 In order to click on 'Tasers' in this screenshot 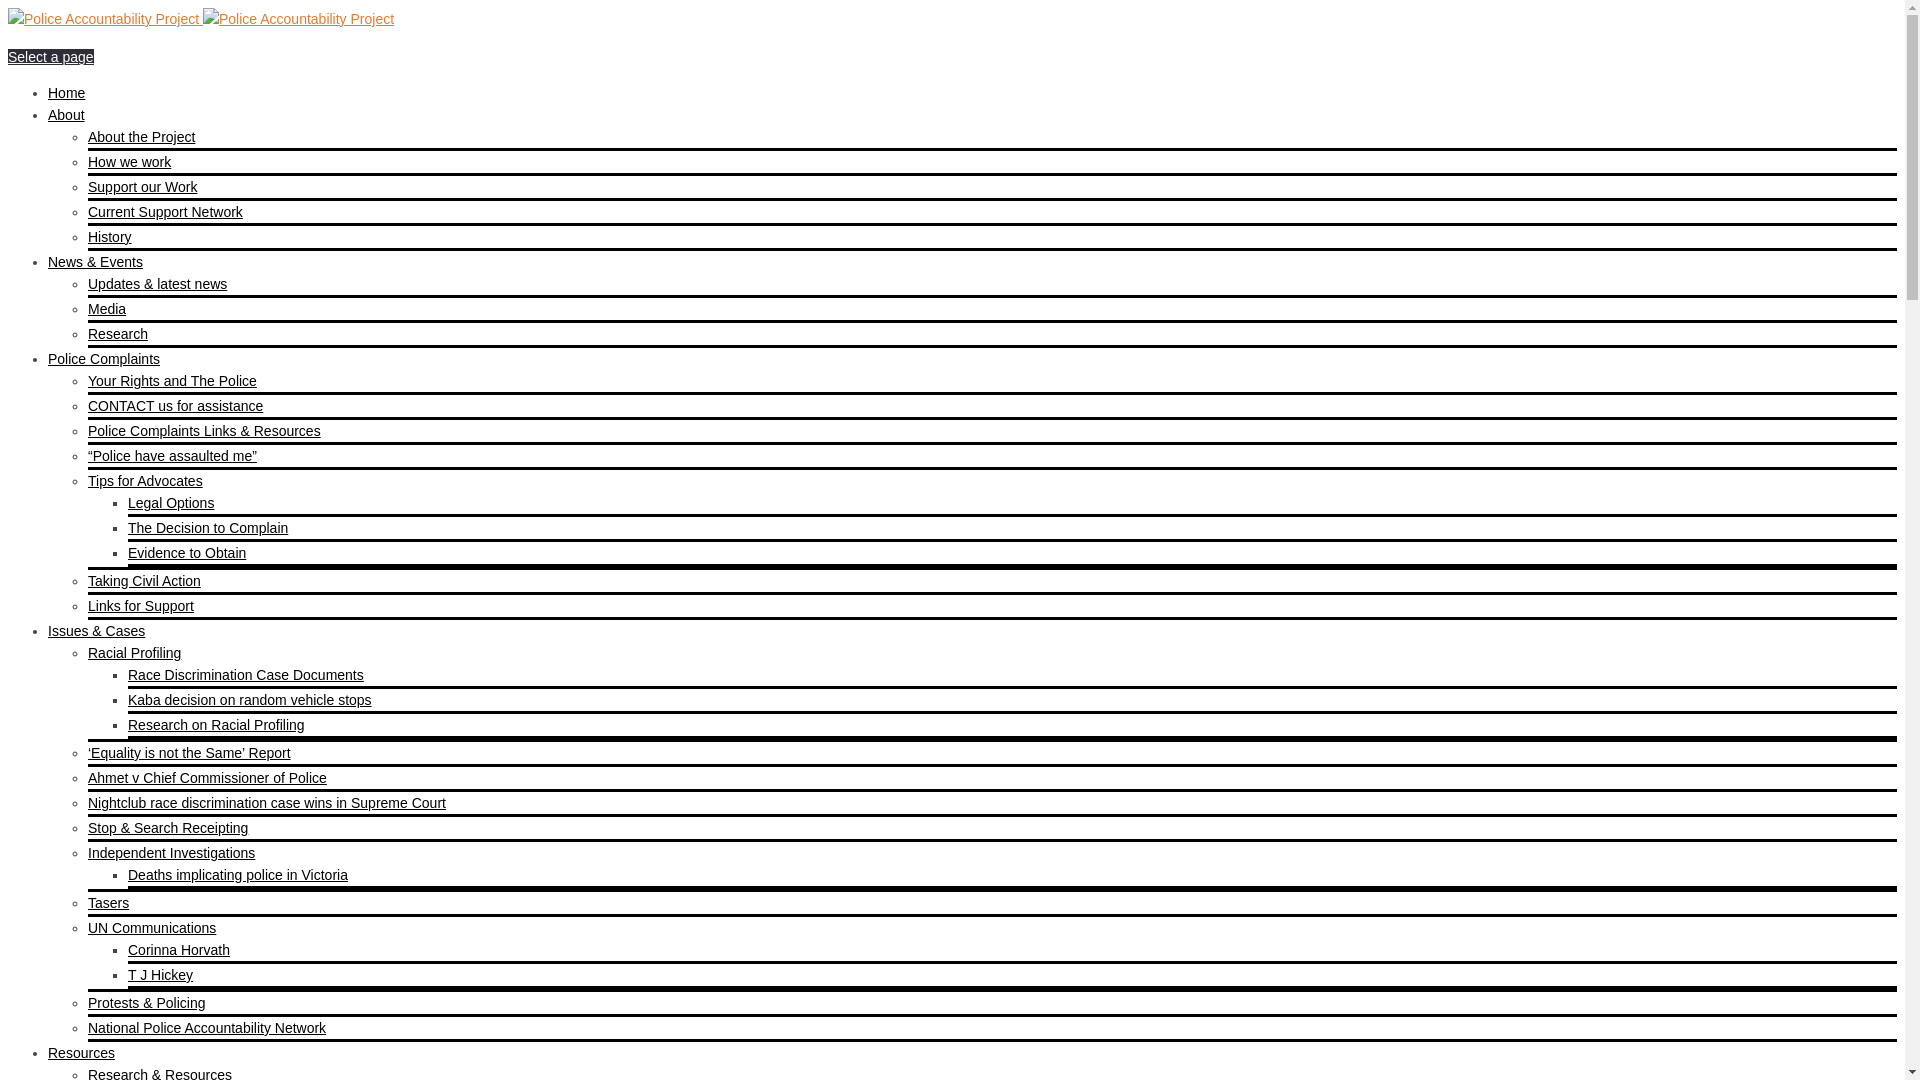, I will do `click(107, 902)`.